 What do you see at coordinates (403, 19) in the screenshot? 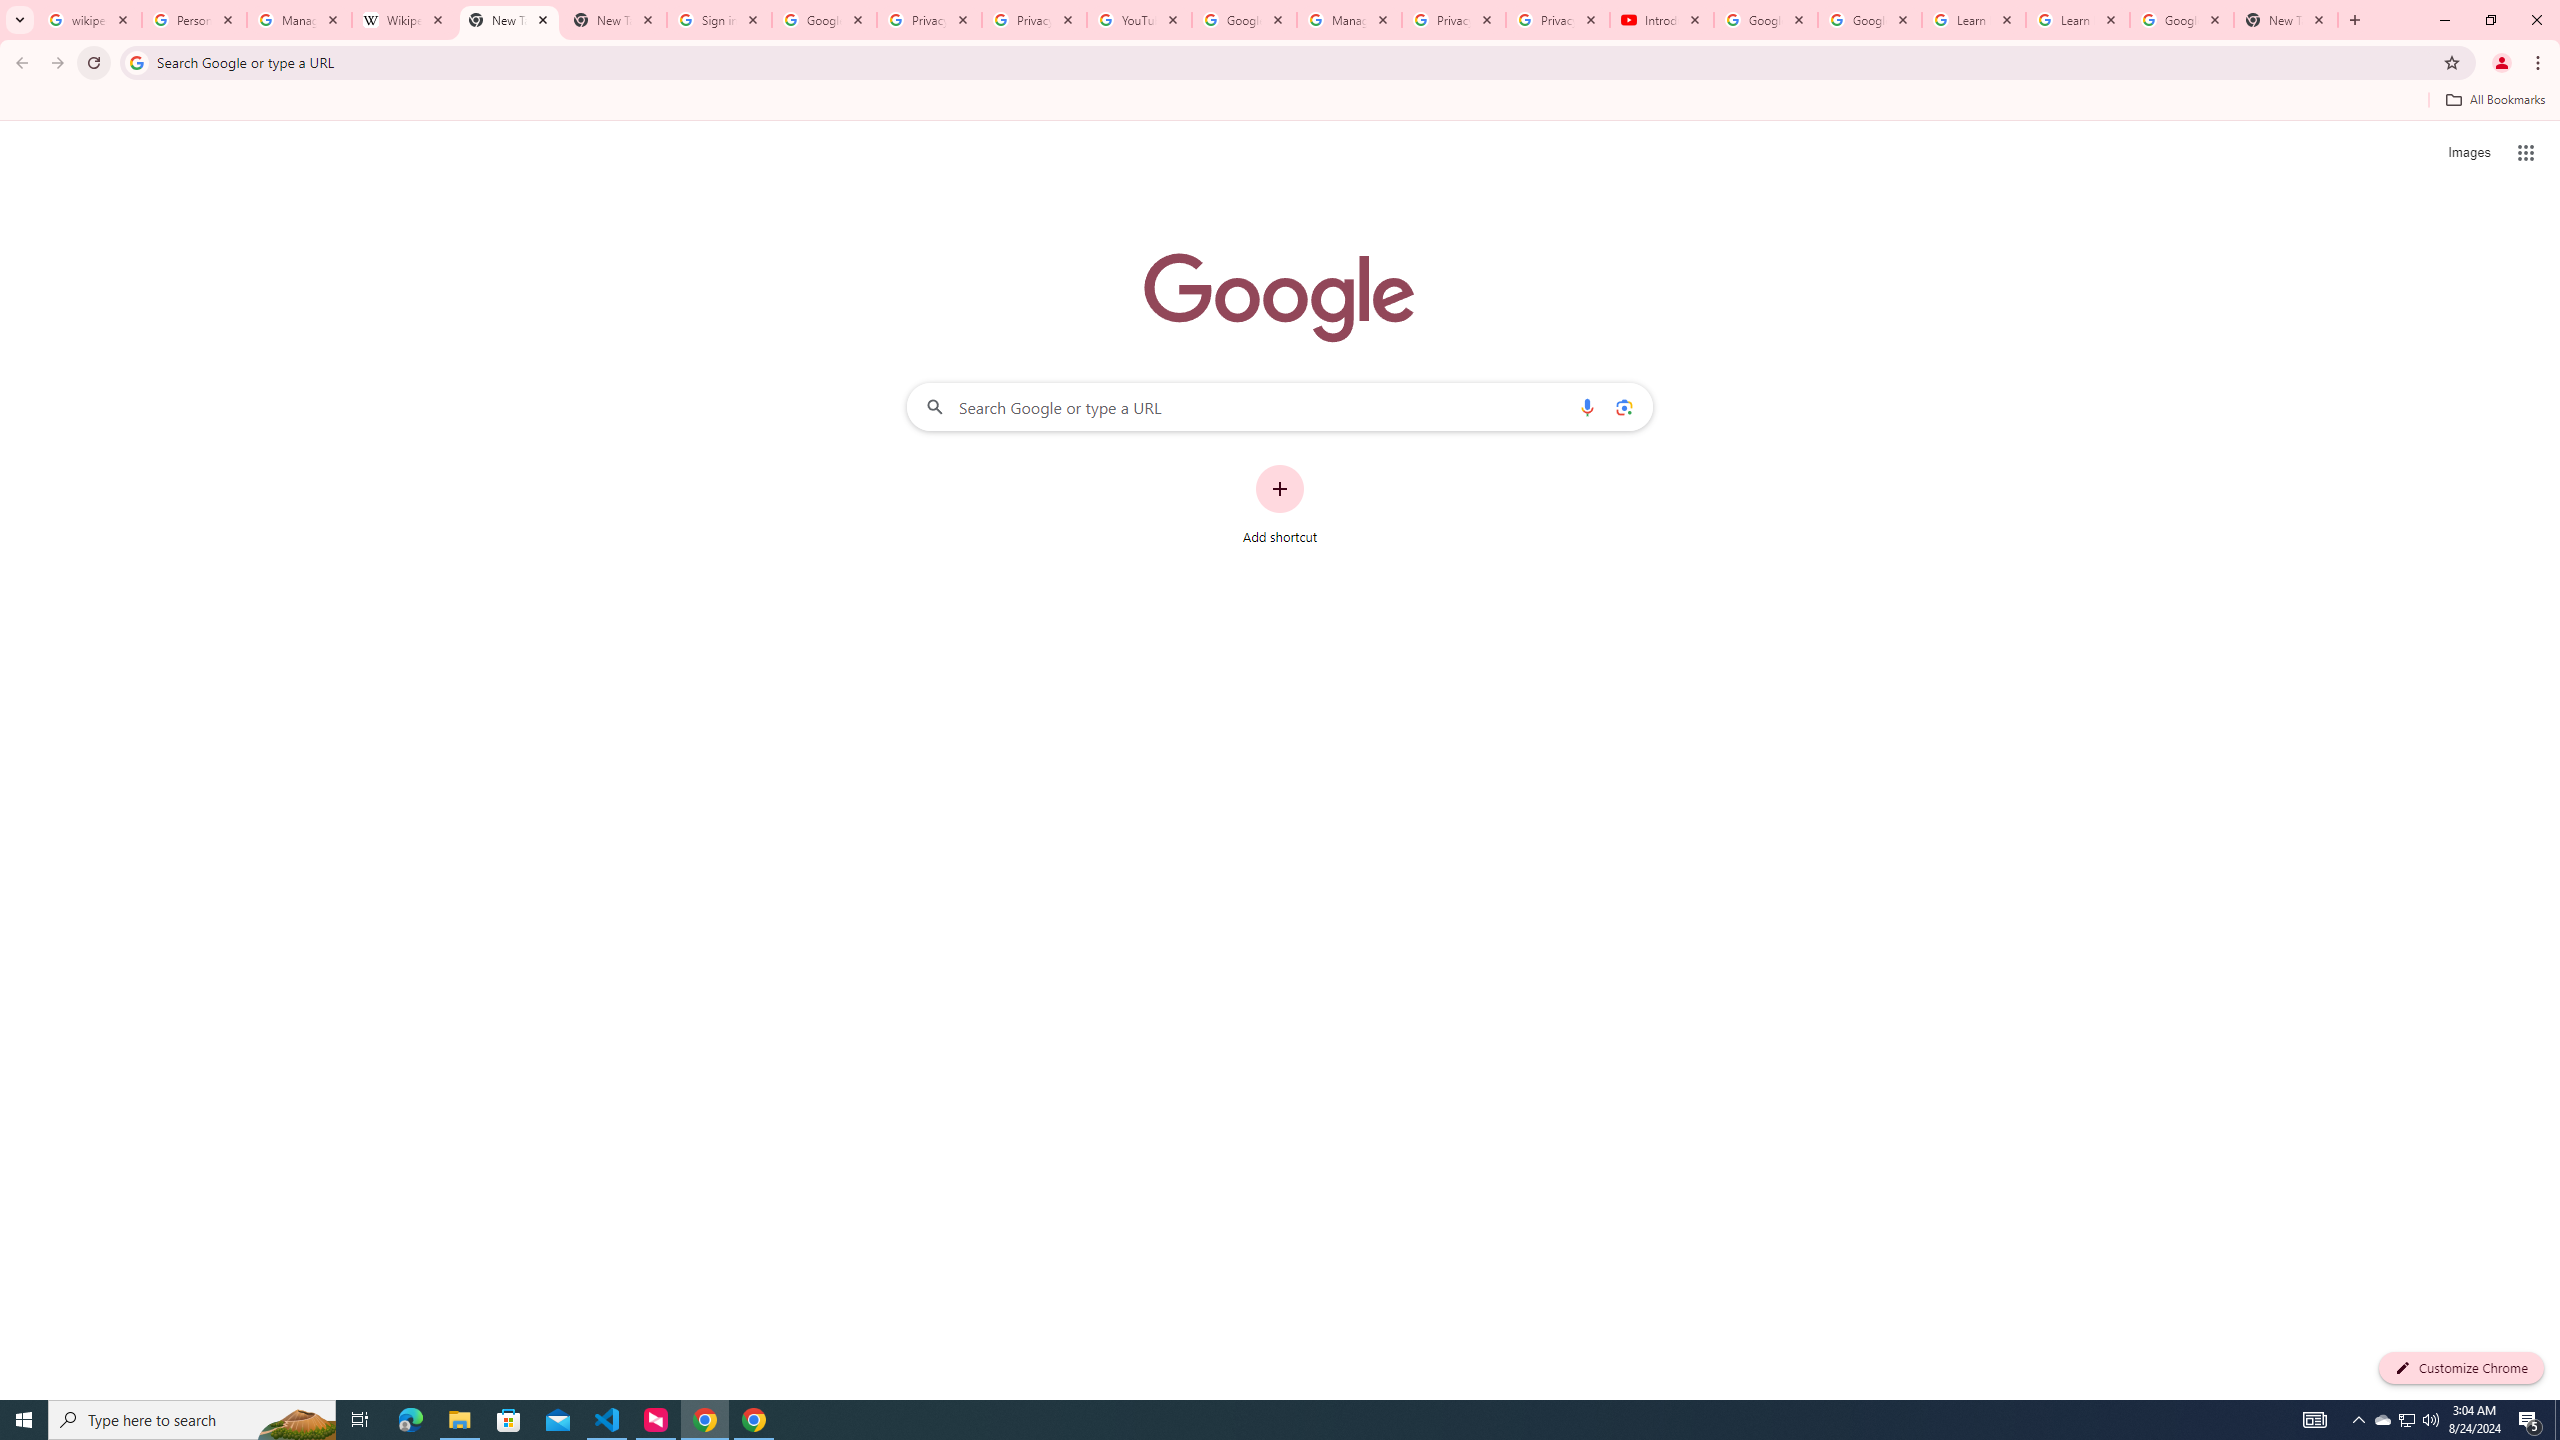
I see `'Wikipedia:Edit requests - Wikipedia'` at bounding box center [403, 19].